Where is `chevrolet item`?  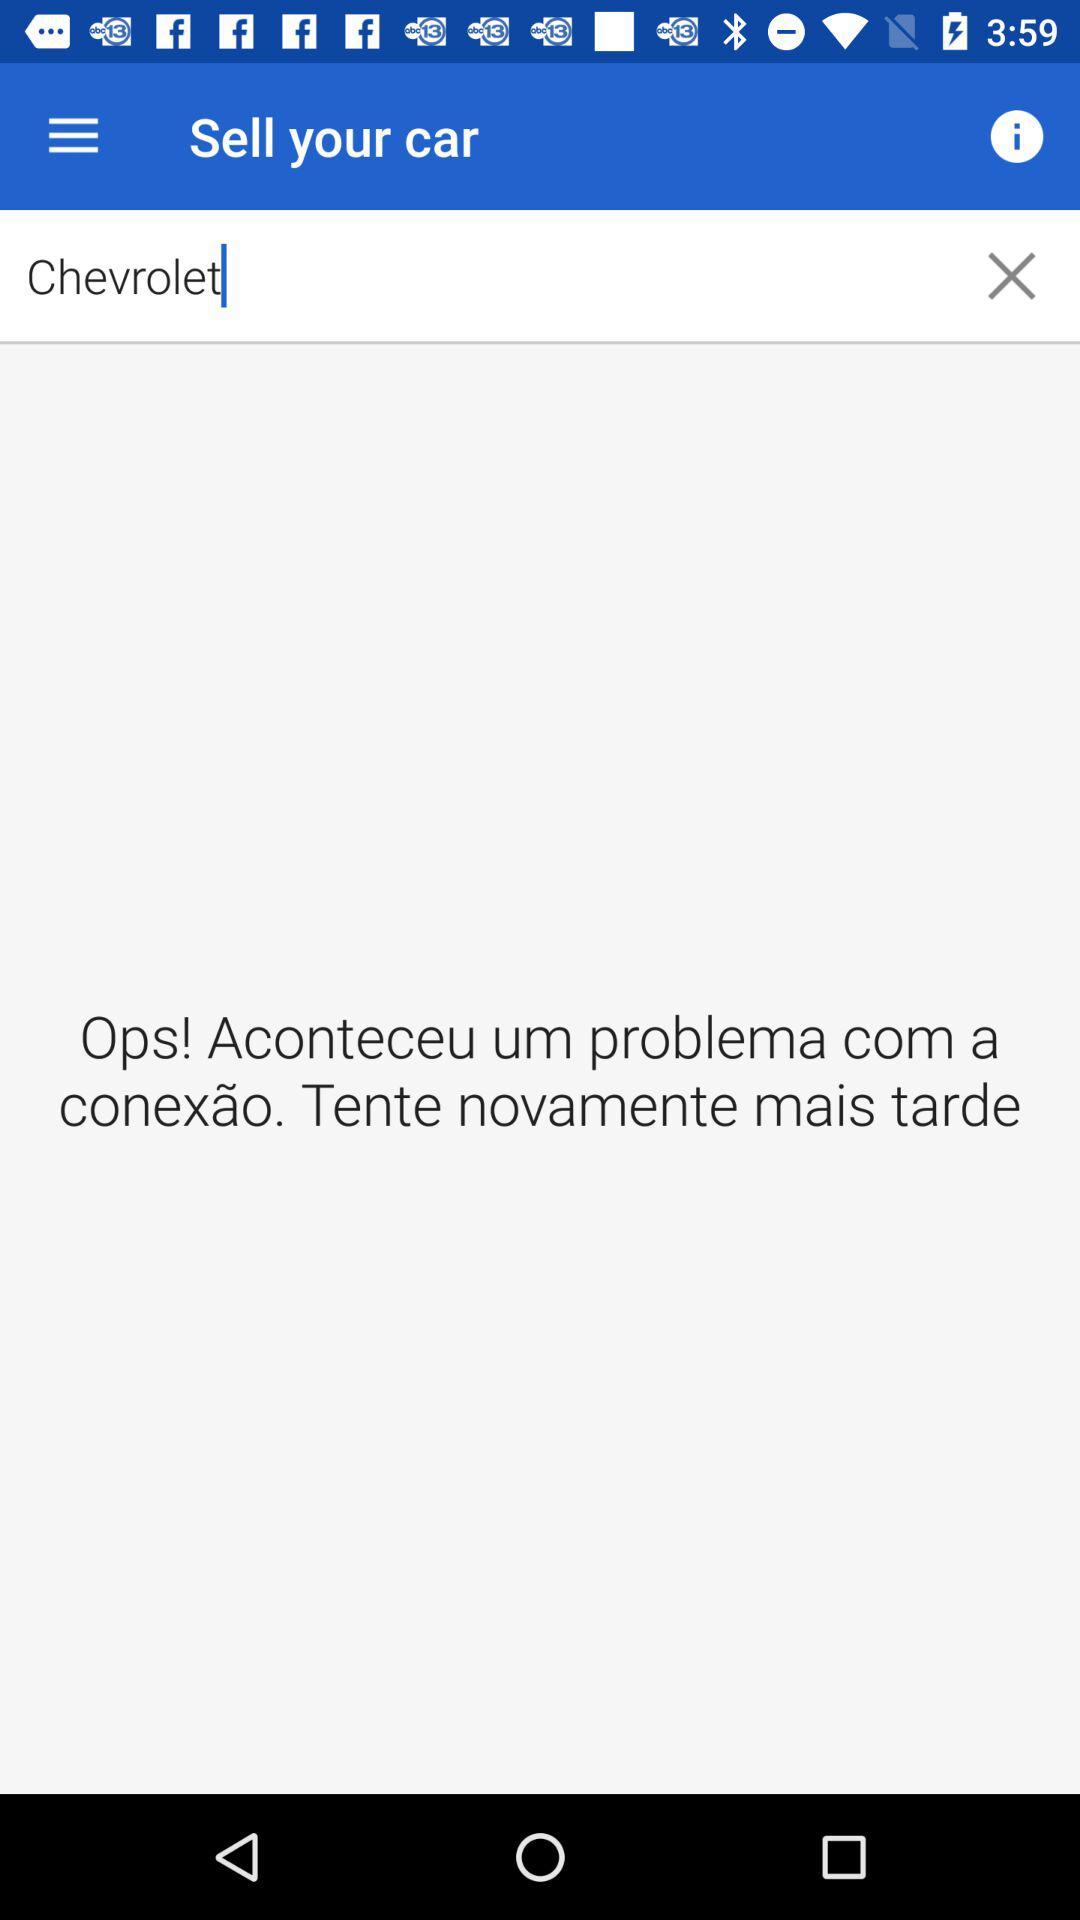 chevrolet item is located at coordinates (471, 274).